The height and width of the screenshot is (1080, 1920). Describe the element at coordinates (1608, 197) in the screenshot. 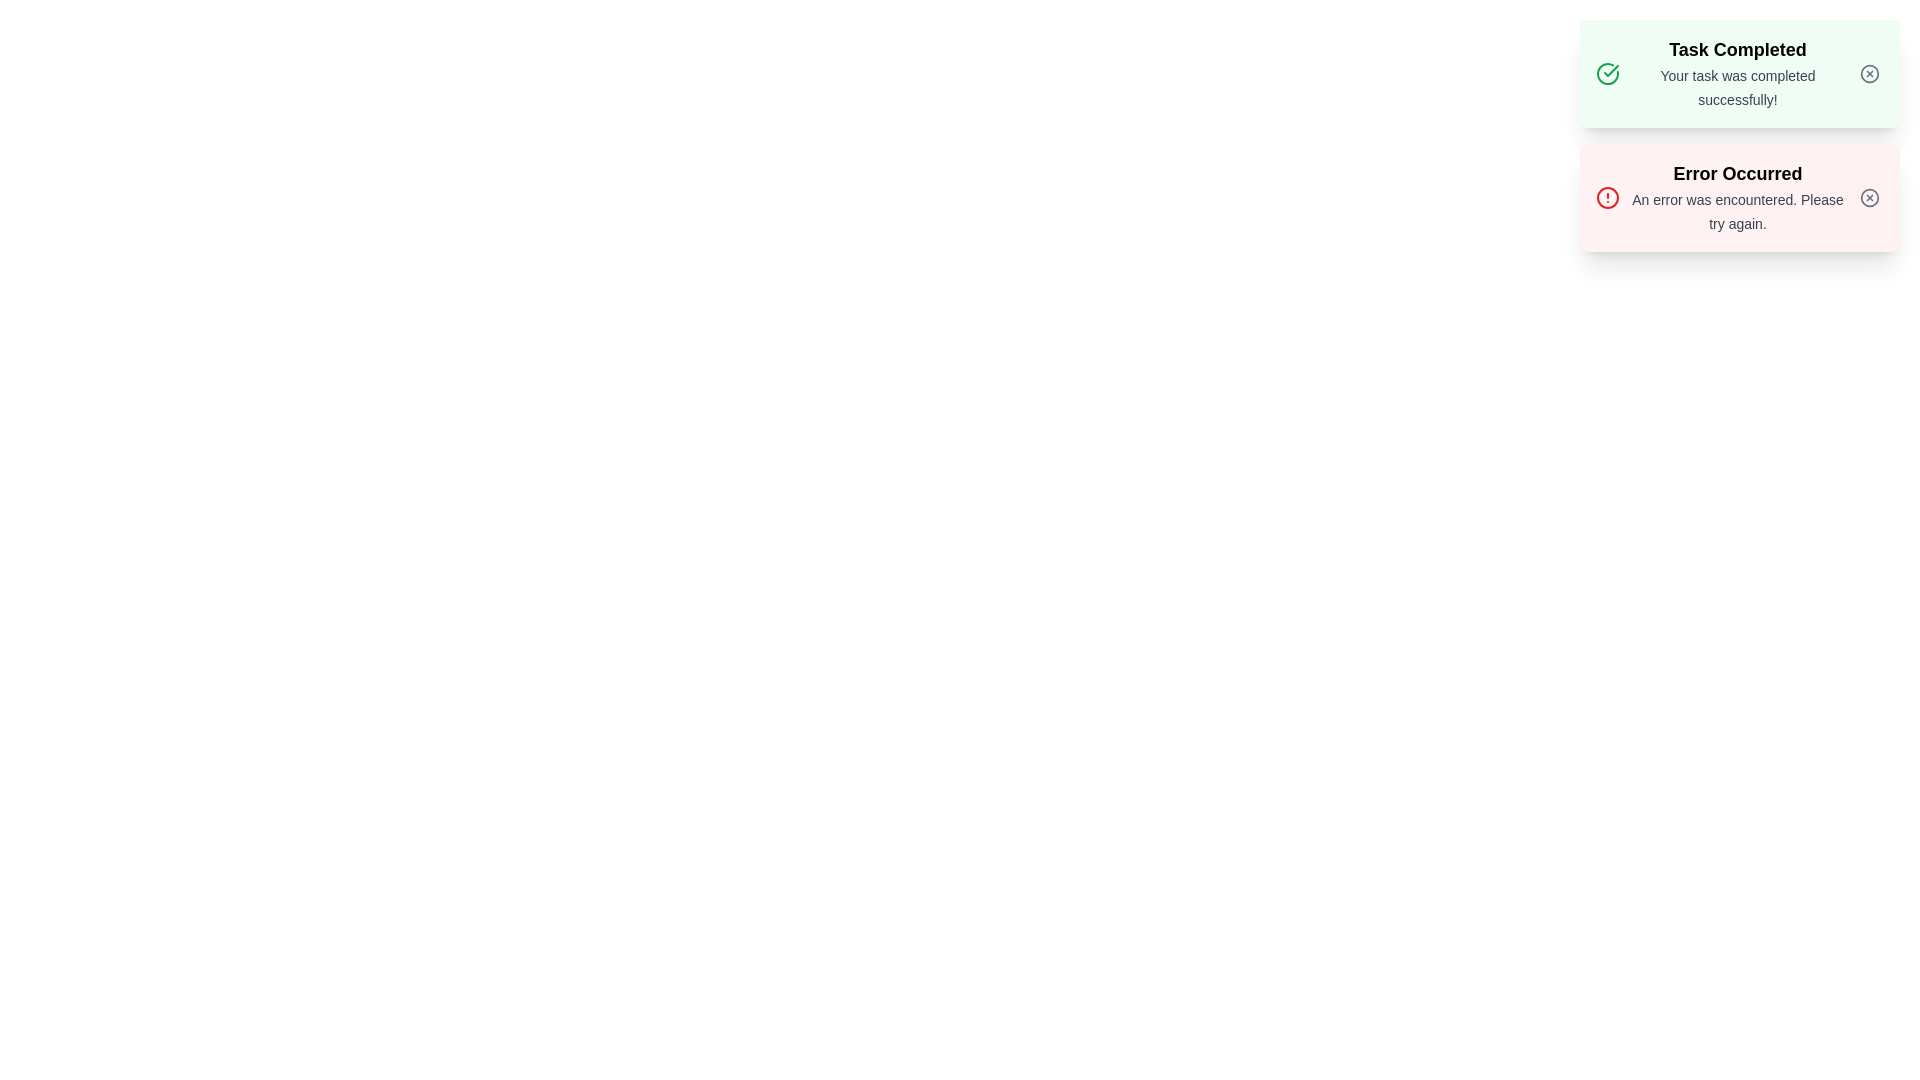

I see `the visual alert represented by the circular graphic element located adjacent to the 'Error Occurred' text in the notification pane` at that location.